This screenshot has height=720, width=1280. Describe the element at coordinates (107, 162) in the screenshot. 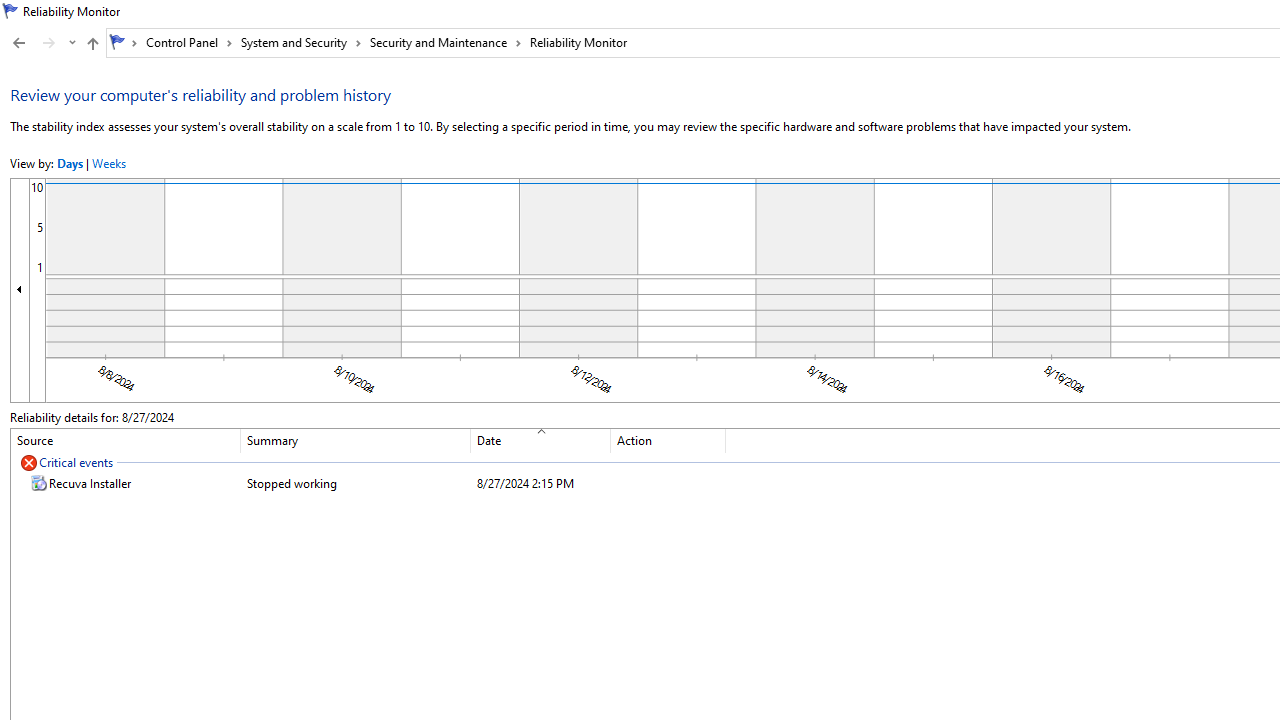

I see `'ViewByWeeks'` at that location.